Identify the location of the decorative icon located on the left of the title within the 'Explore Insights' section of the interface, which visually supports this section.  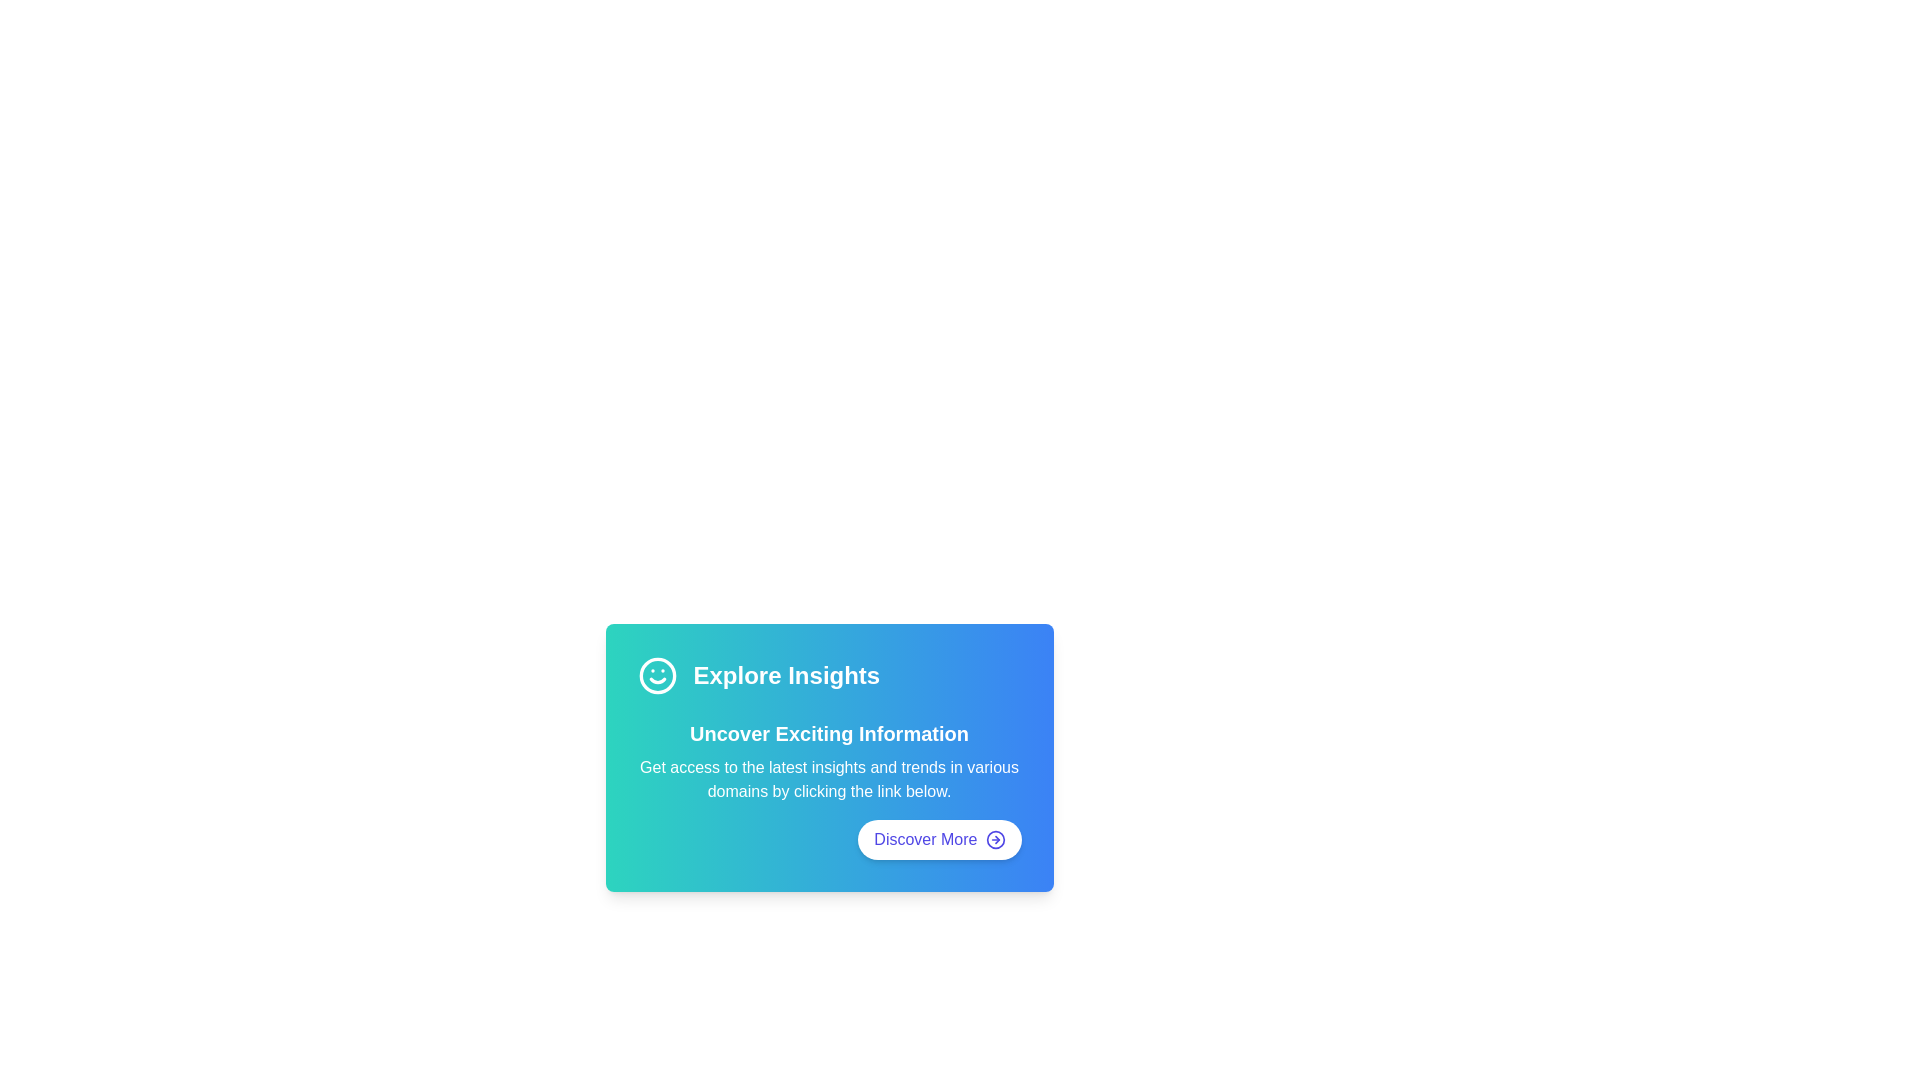
(657, 675).